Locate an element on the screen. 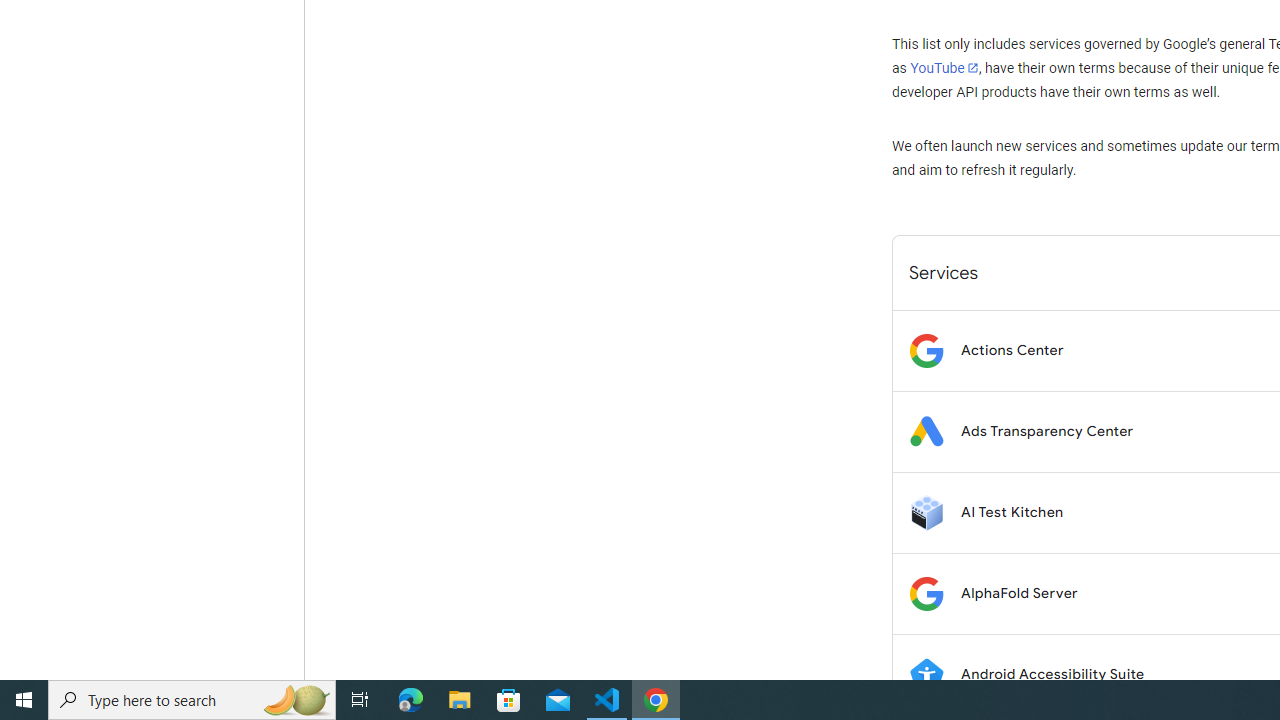 The width and height of the screenshot is (1280, 720). 'Logo for AI Test Kitchen' is located at coordinates (925, 511).